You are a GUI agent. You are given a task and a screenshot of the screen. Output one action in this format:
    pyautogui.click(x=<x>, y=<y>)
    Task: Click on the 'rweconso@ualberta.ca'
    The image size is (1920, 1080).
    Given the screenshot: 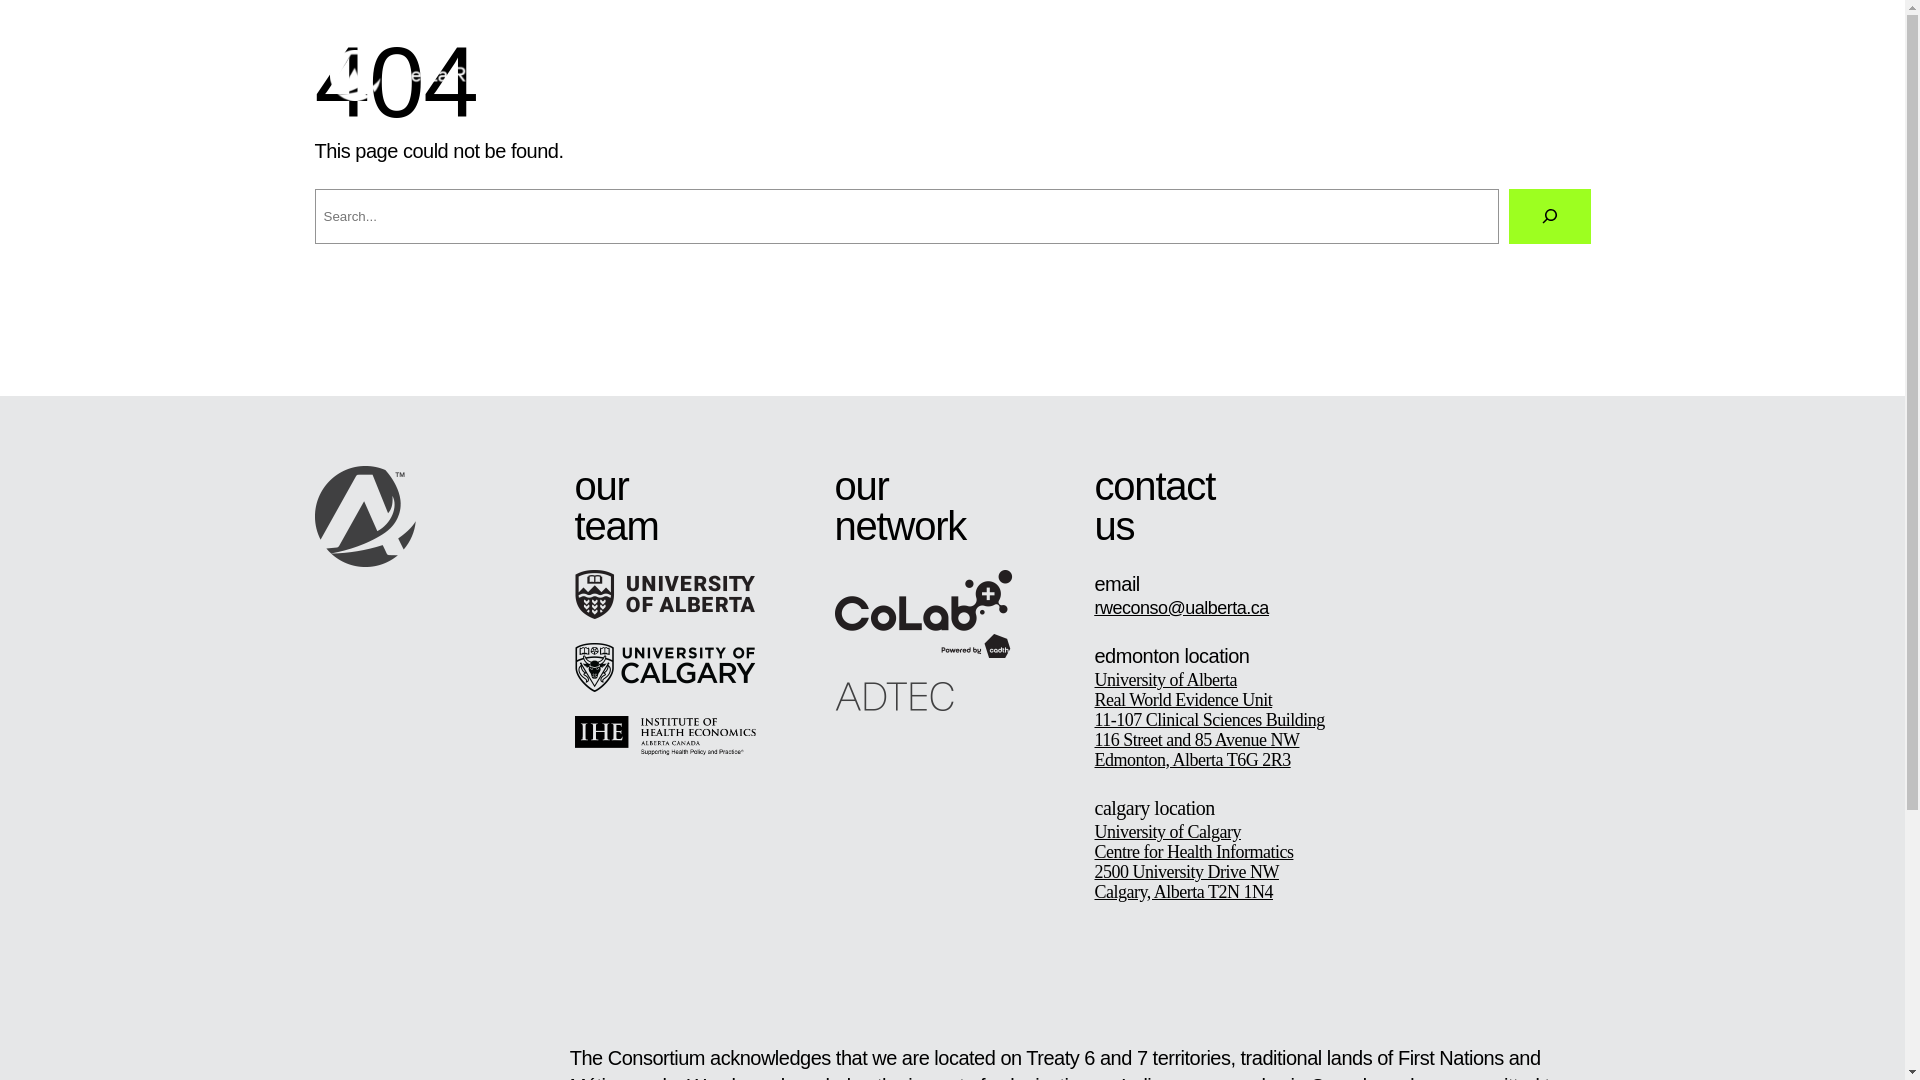 What is the action you would take?
    pyautogui.click(x=1093, y=607)
    